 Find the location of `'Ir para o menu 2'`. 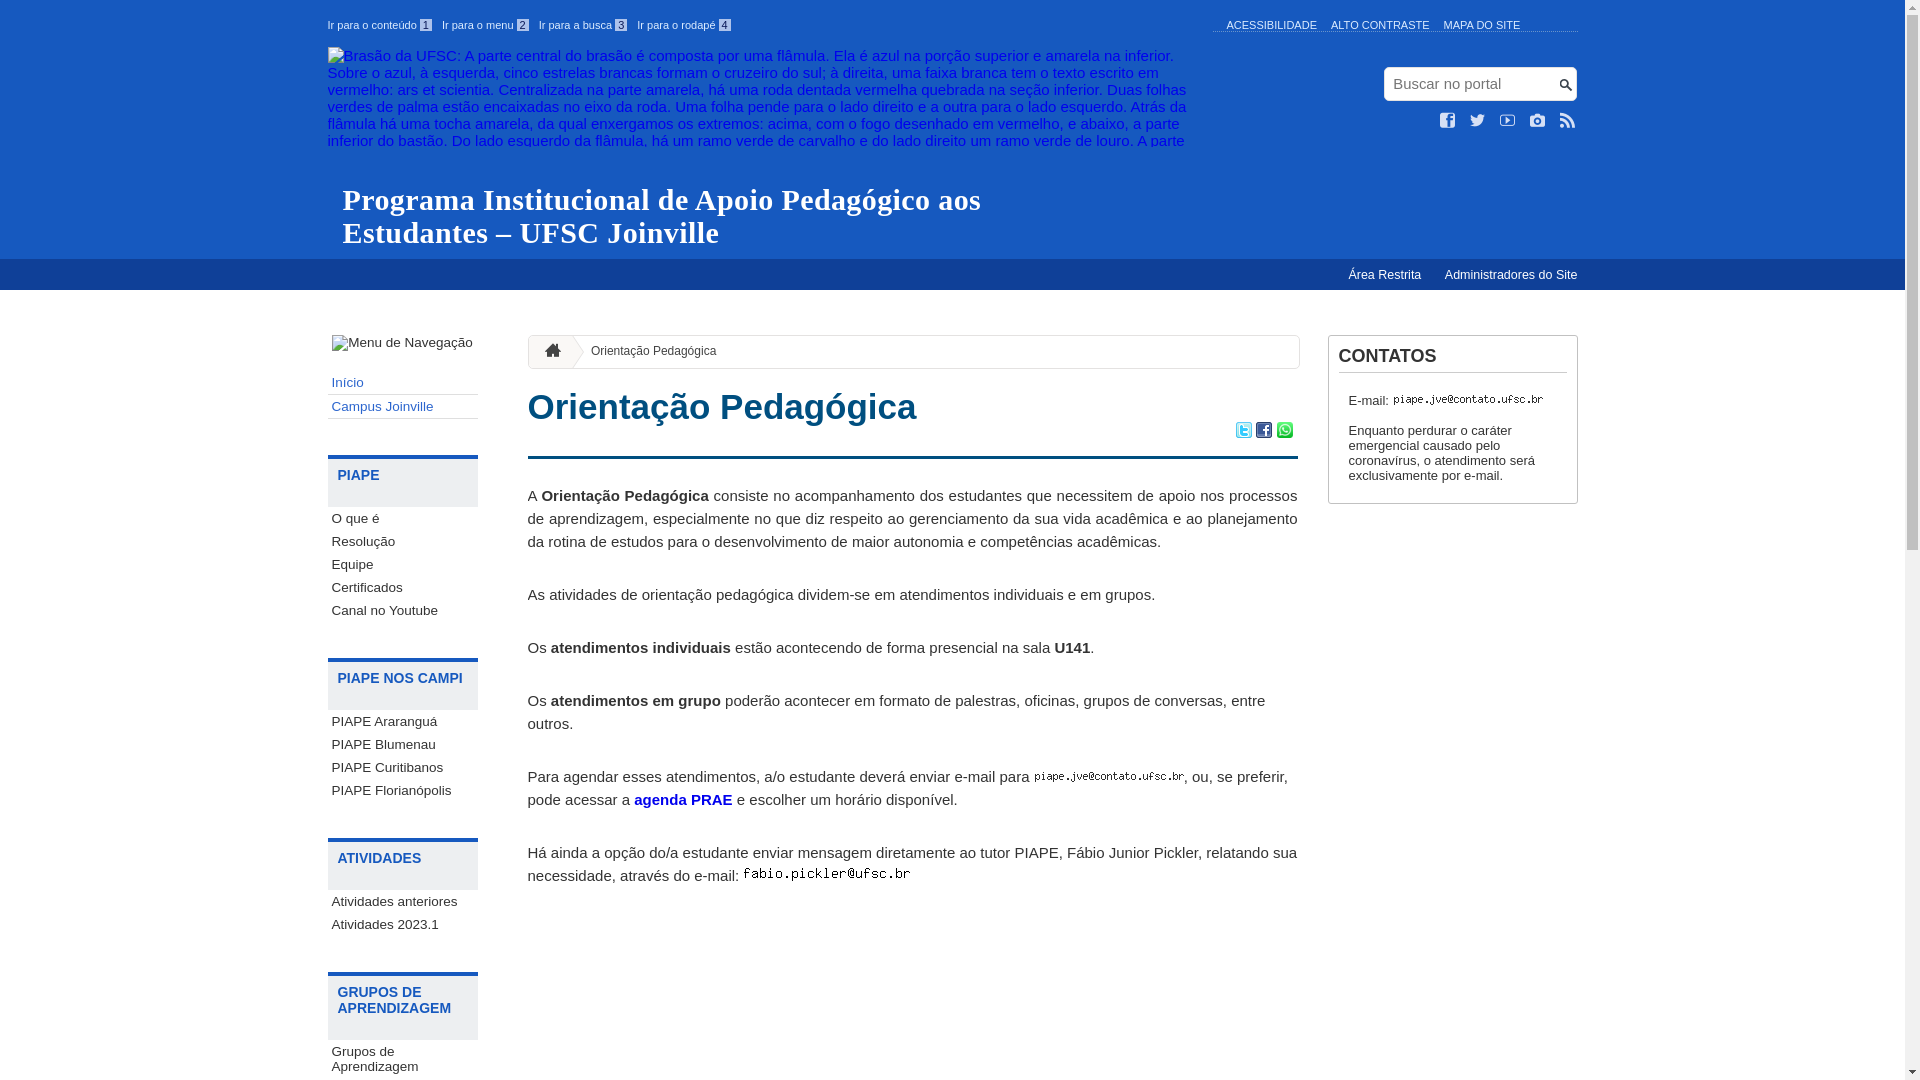

'Ir para o menu 2' is located at coordinates (485, 24).